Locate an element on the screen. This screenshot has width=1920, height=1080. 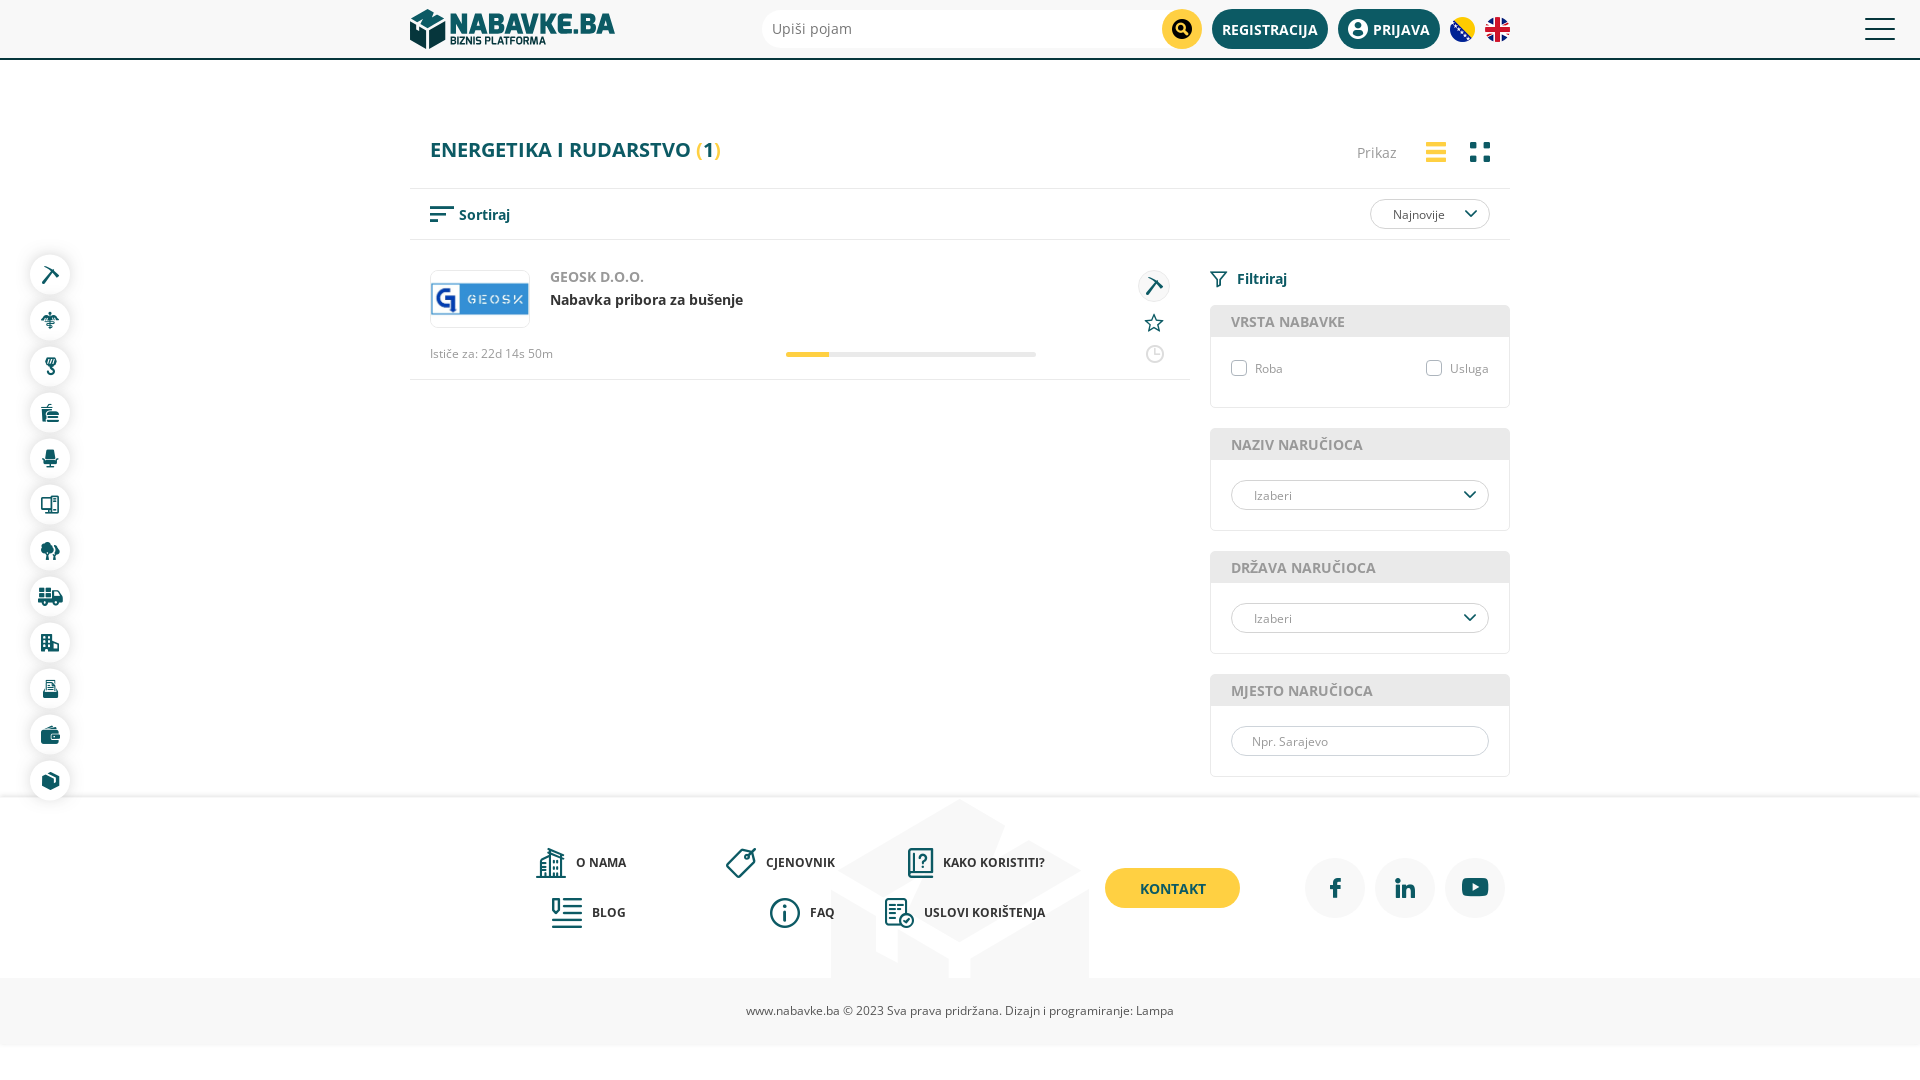
'nabavke.ba' is located at coordinates (512, 29).